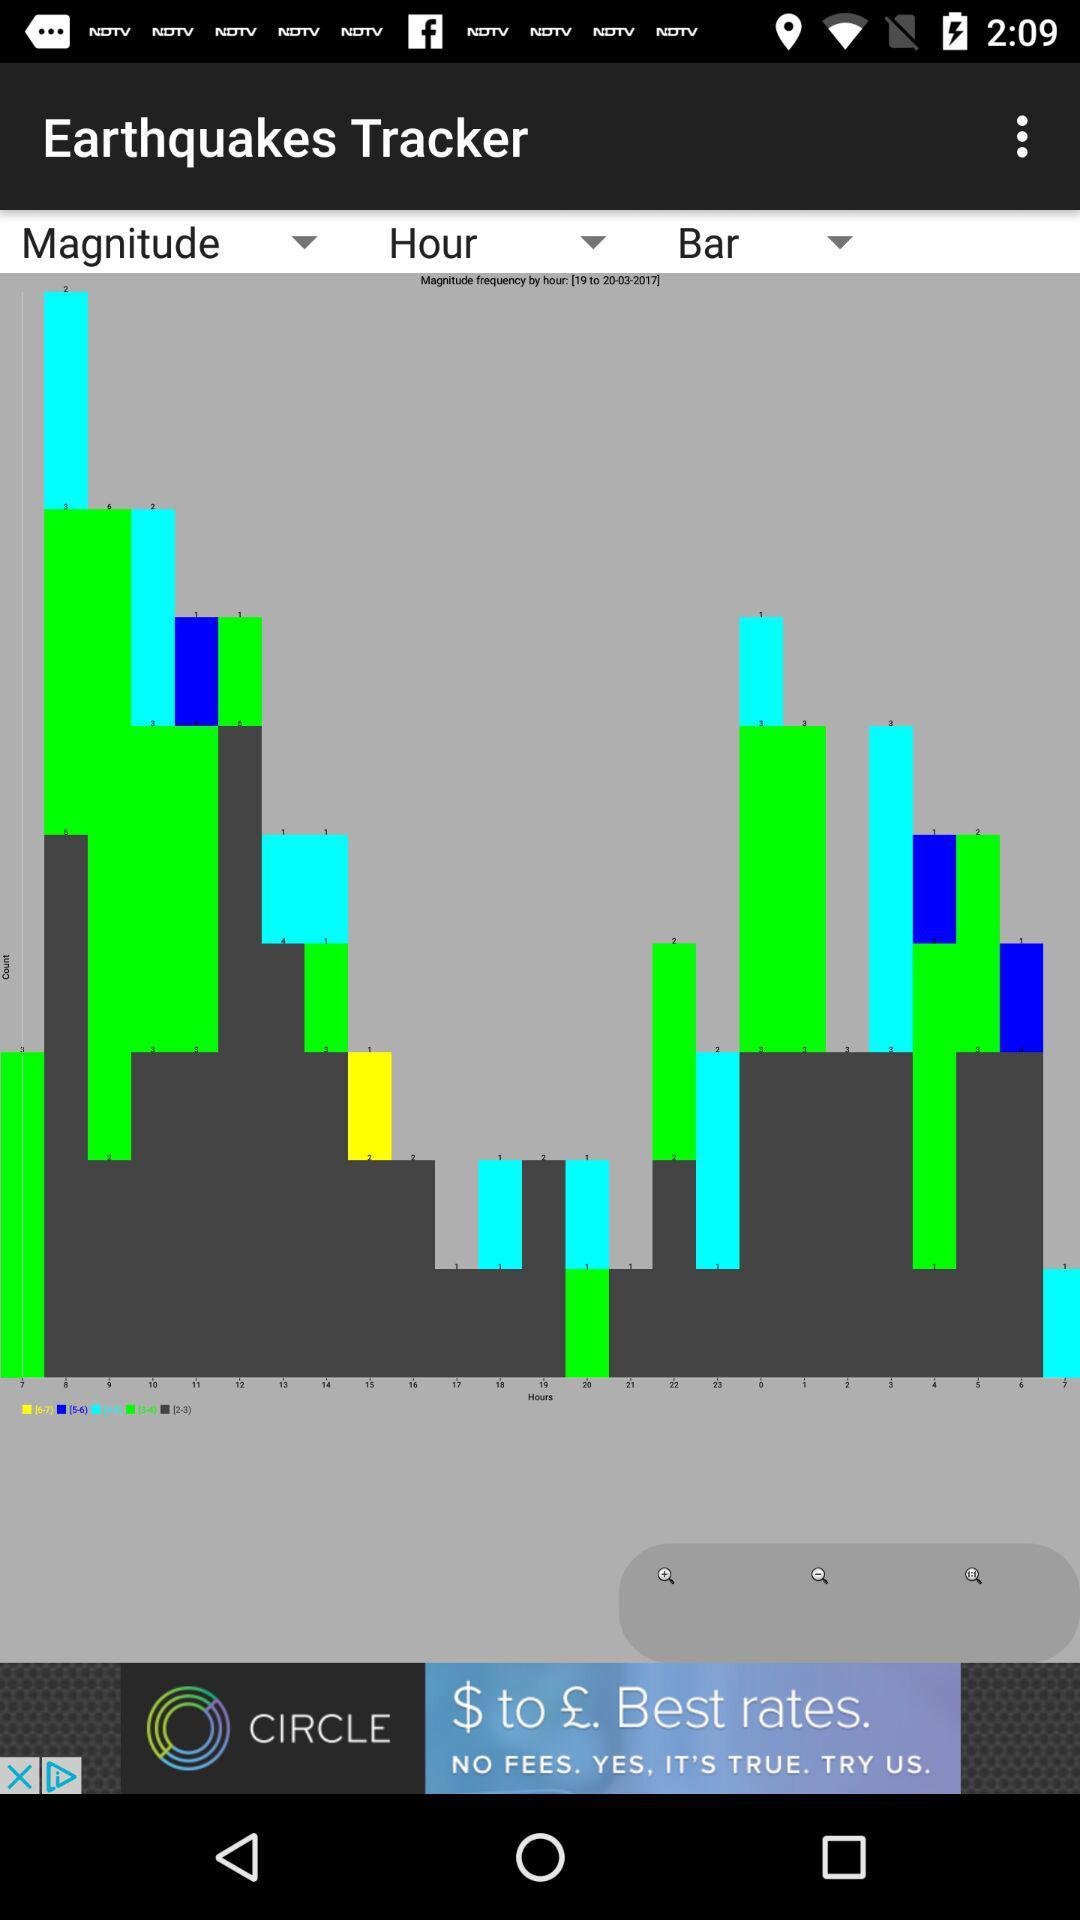  I want to click on advertisement website, so click(540, 1727).